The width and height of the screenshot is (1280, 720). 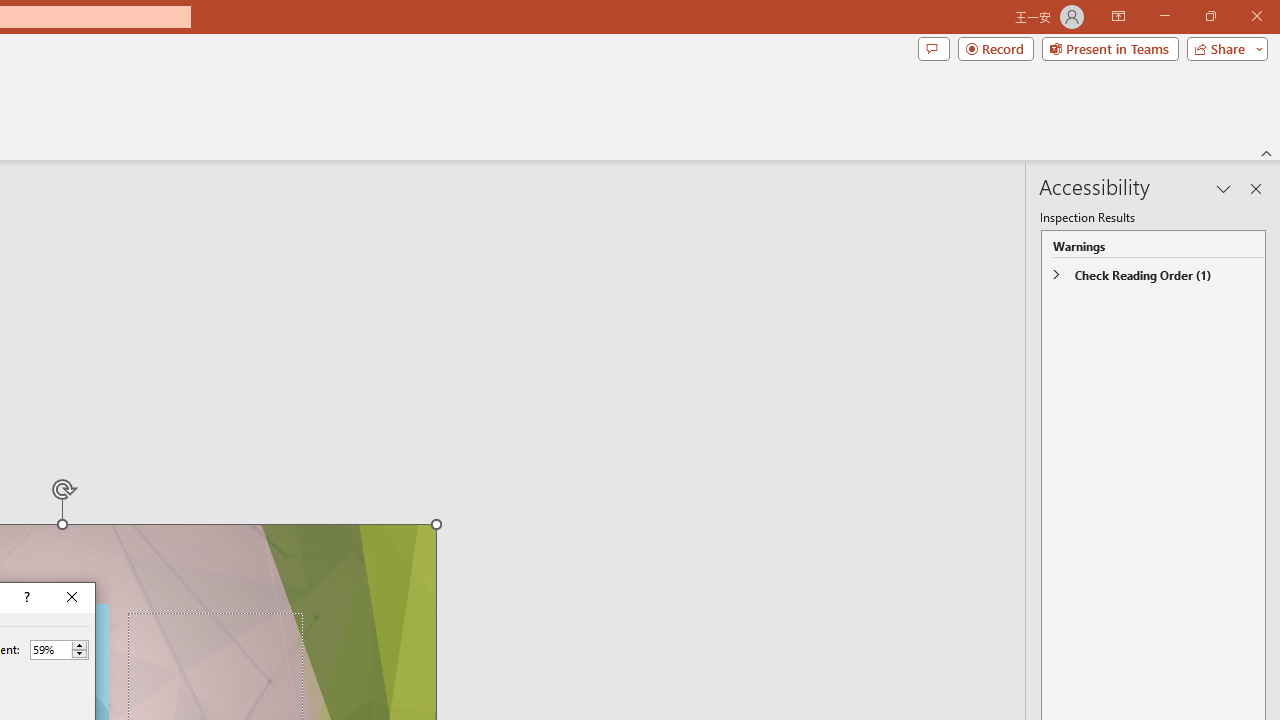 What do you see at coordinates (1223, 189) in the screenshot?
I see `'Task Pane Options'` at bounding box center [1223, 189].